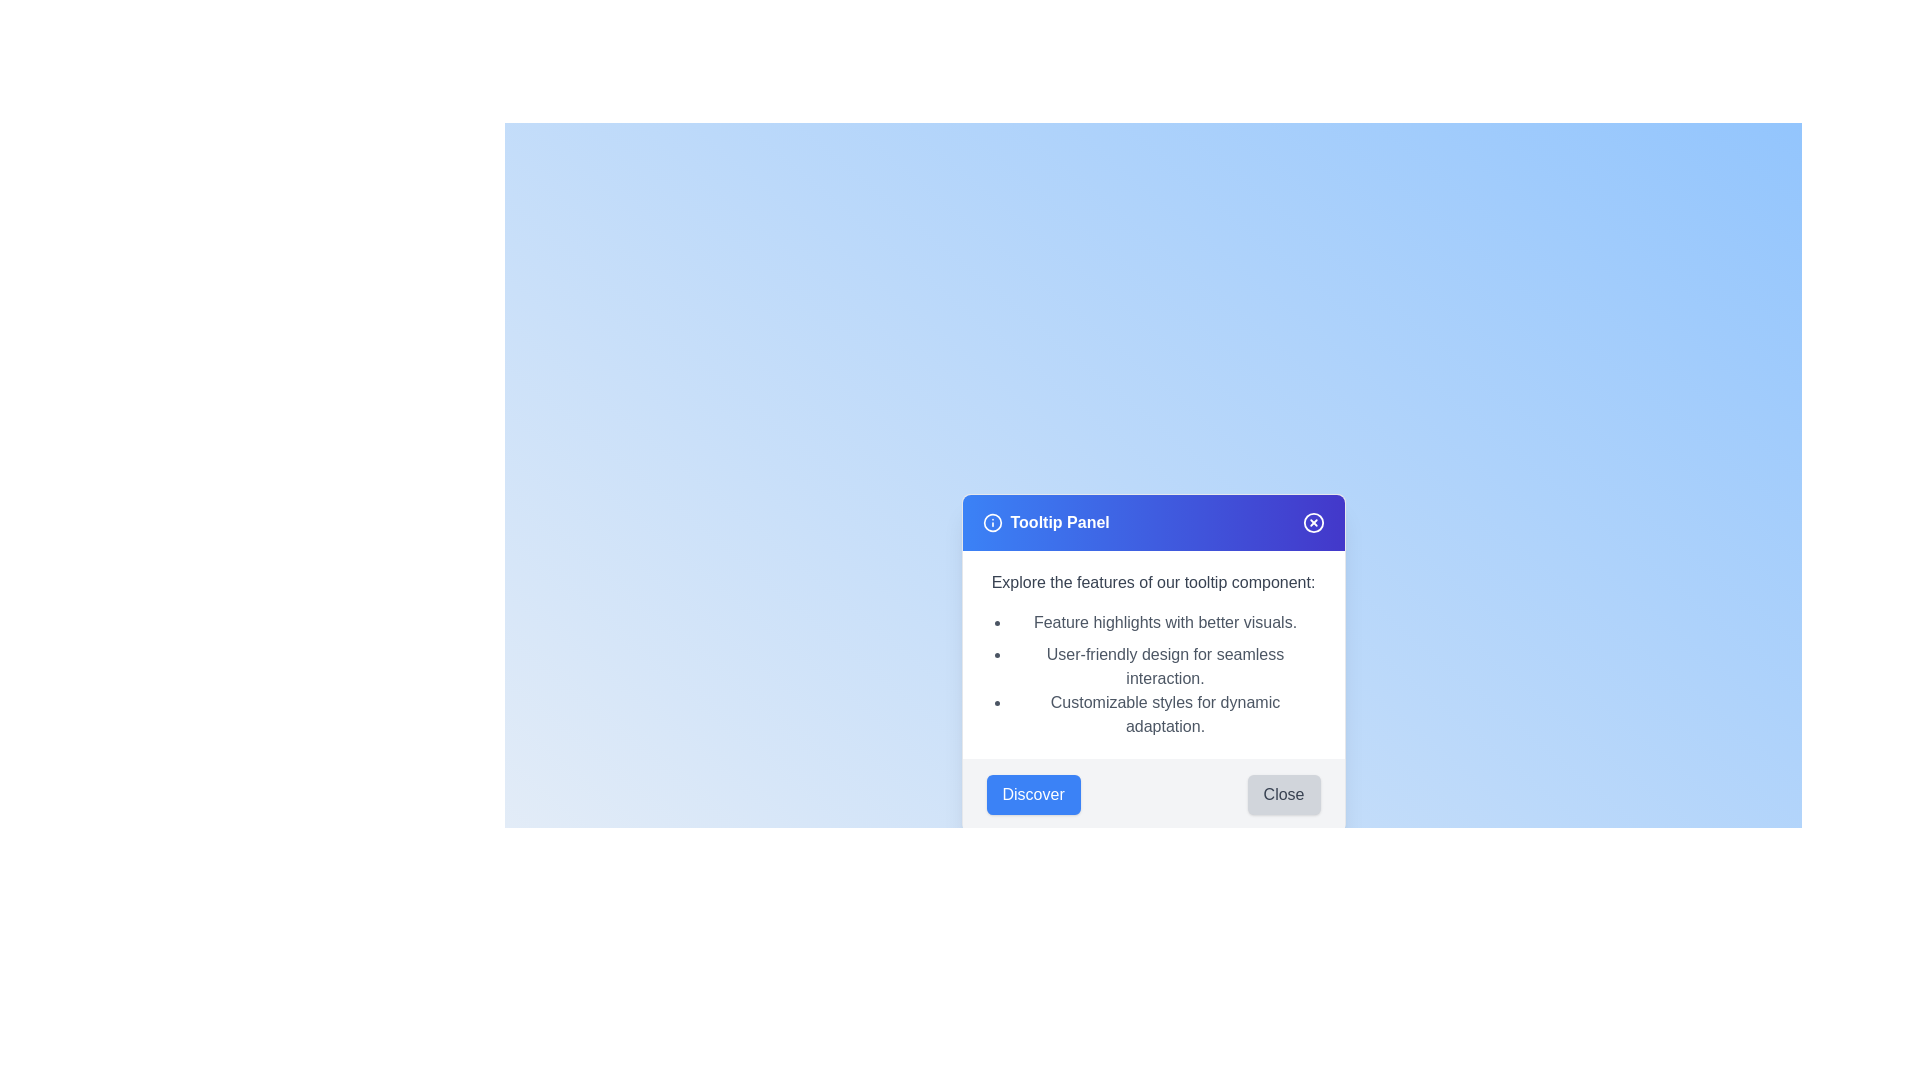 This screenshot has height=1080, width=1920. What do you see at coordinates (1165, 713) in the screenshot?
I see `the static text element that describes a feature of the component, located within the tooltip panel, specifically the third item in the bulleted list` at bounding box center [1165, 713].